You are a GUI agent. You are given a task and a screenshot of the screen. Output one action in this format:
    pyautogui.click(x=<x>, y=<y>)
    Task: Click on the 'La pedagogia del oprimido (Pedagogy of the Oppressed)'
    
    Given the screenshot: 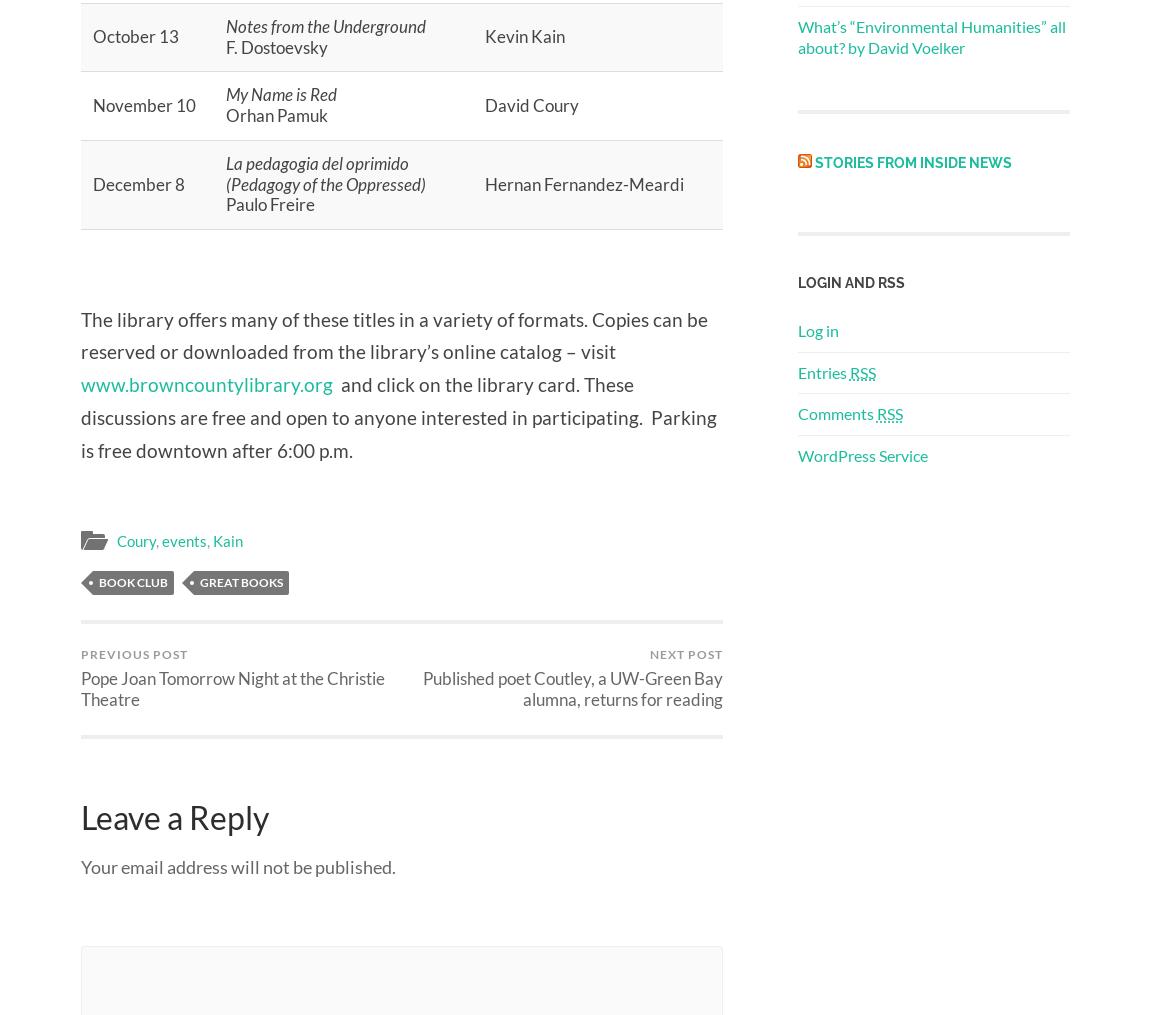 What is the action you would take?
    pyautogui.click(x=324, y=171)
    